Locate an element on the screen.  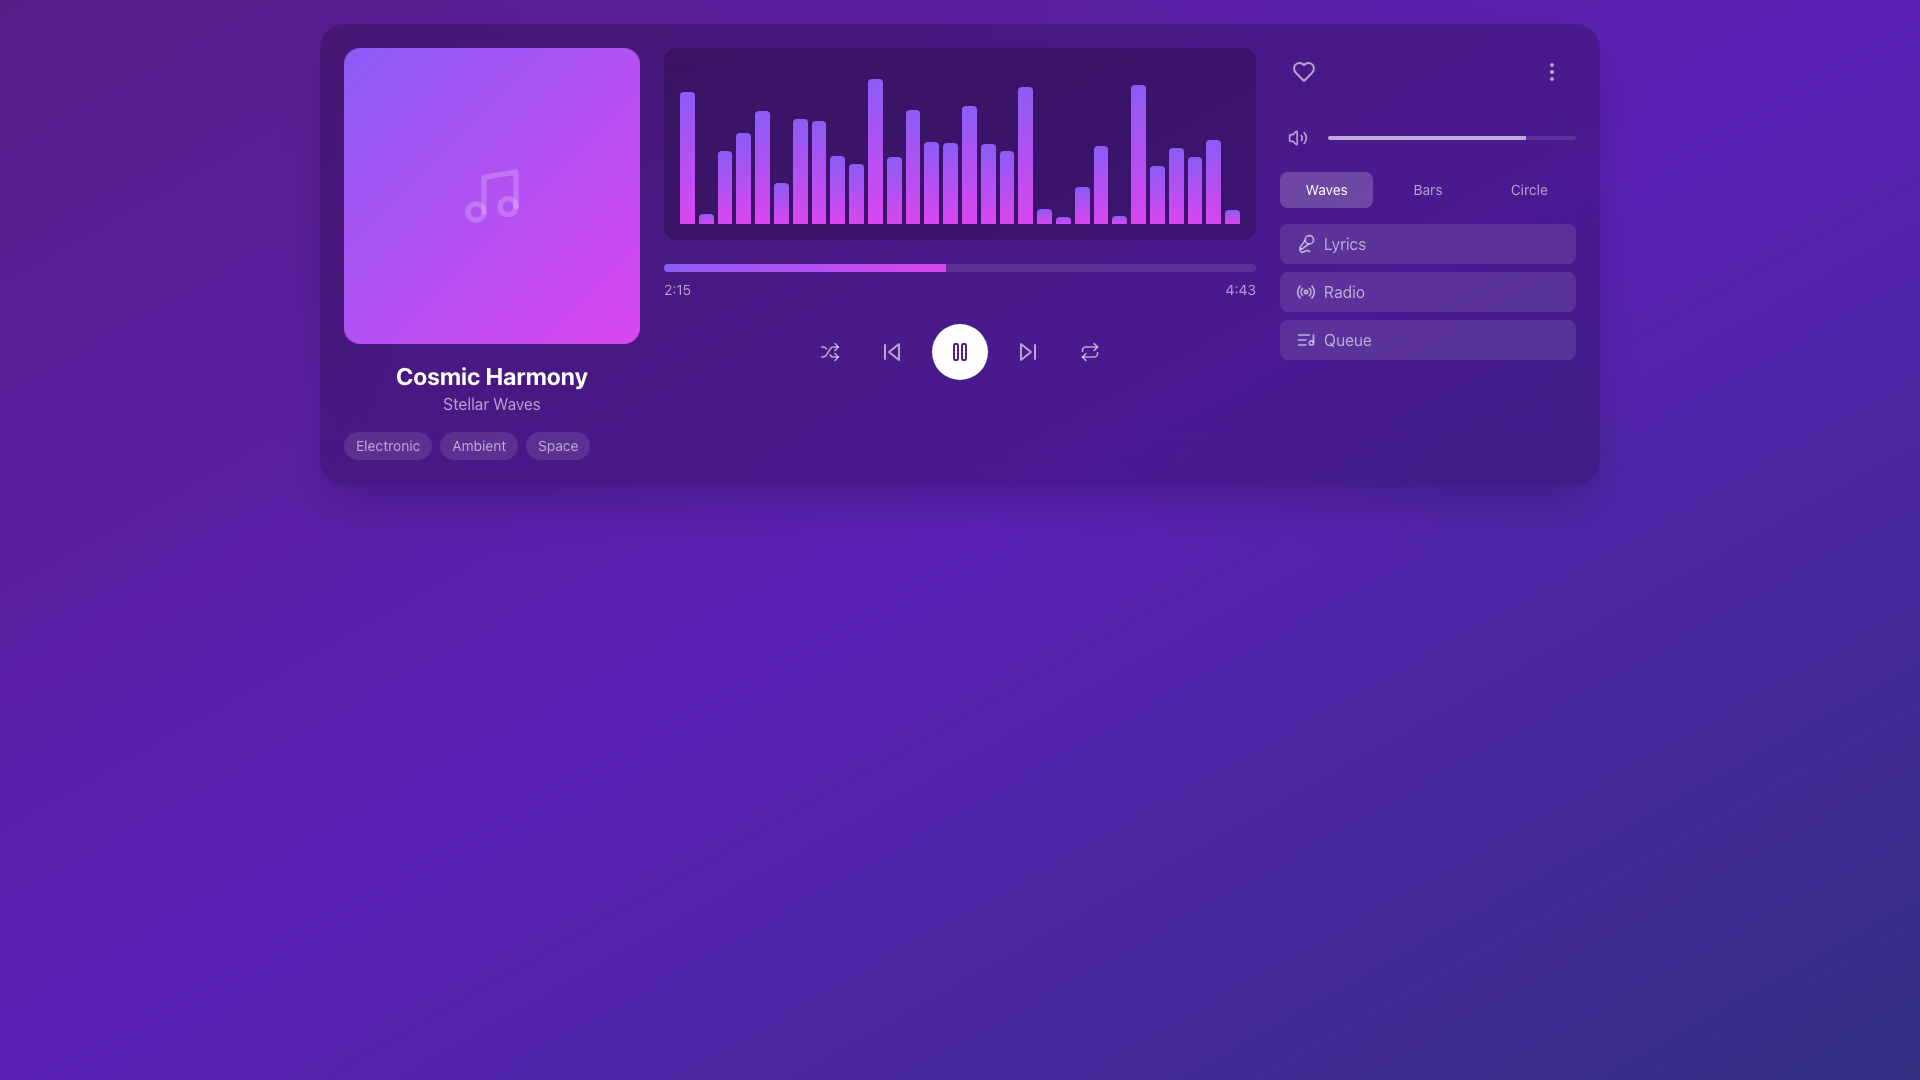
the rightmost vertical histogram bar, which has a gradient color transitioning from fuchsia at the bottom to violet at the top, and is one of the taller bars in the group is located at coordinates (1138, 153).